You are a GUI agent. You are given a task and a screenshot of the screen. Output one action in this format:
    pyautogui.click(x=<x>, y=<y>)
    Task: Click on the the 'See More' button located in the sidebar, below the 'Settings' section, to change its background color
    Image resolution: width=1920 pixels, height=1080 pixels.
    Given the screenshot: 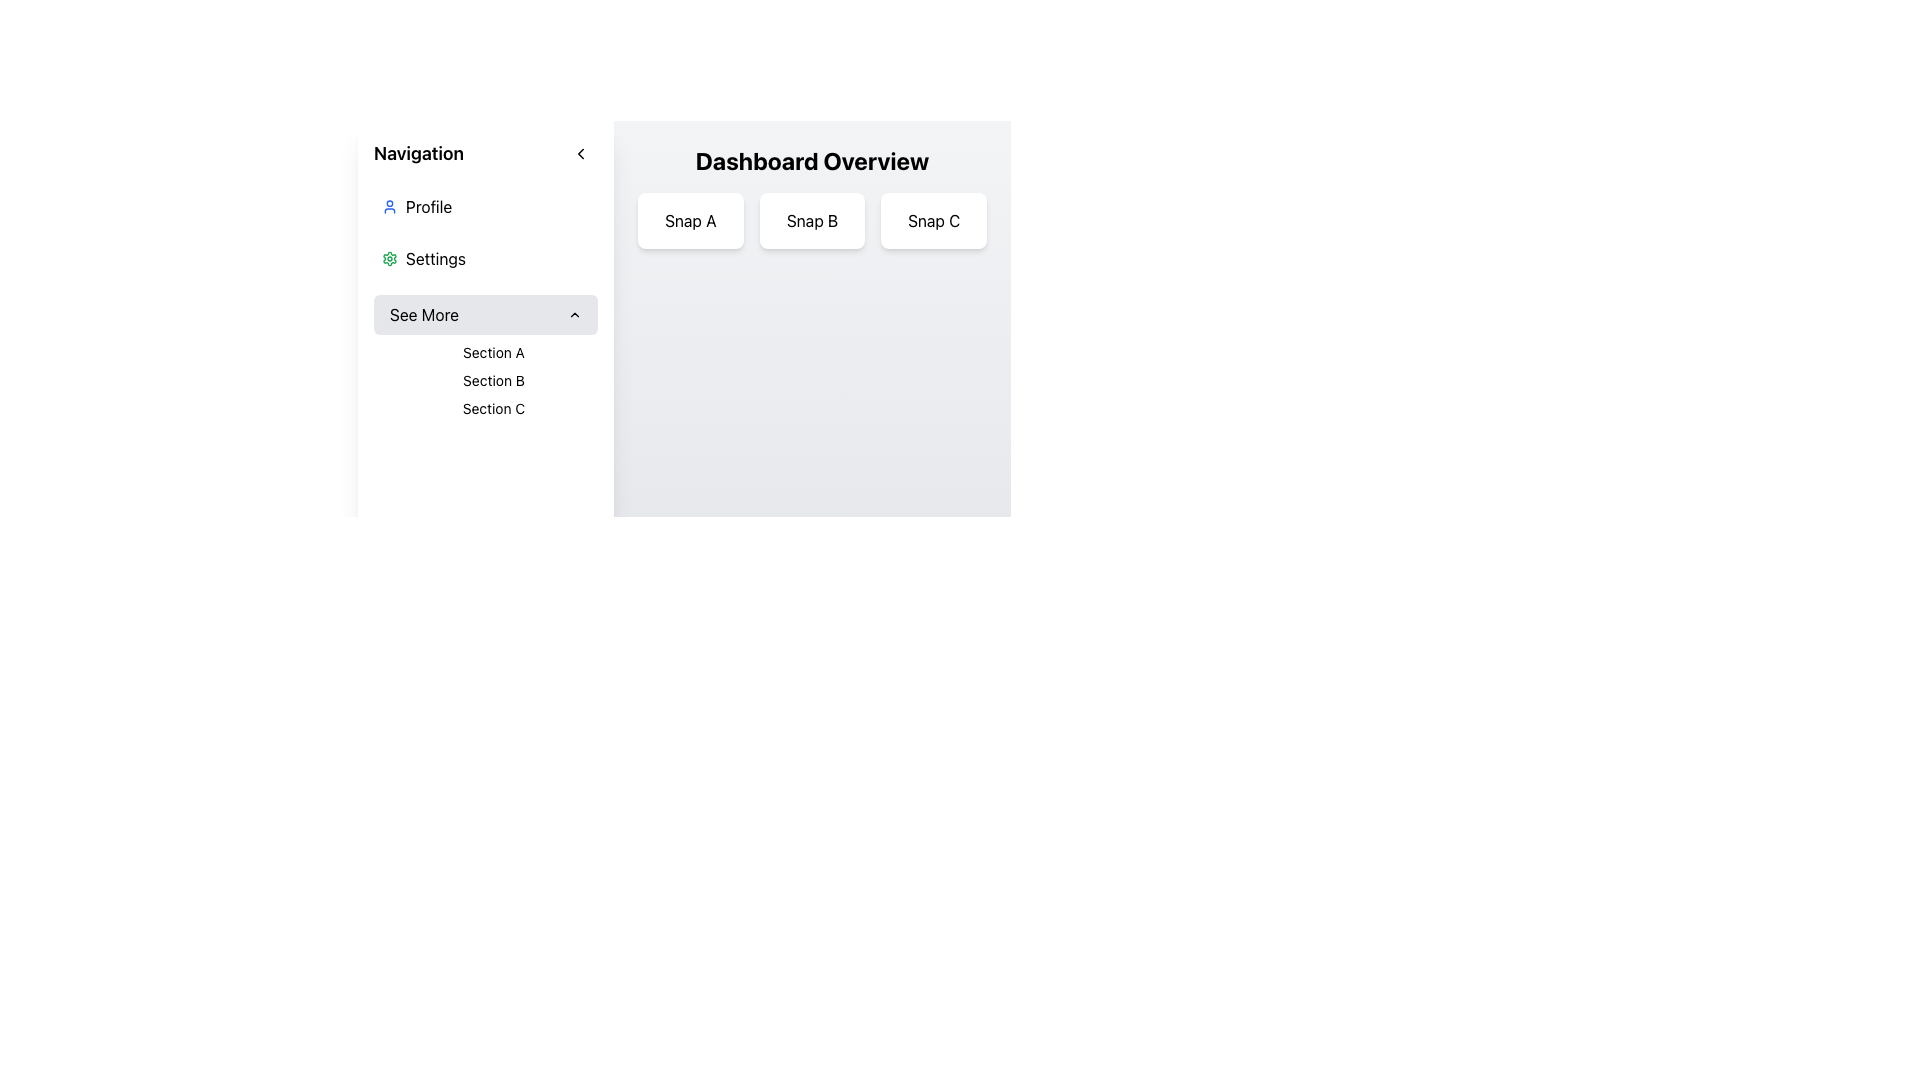 What is the action you would take?
    pyautogui.click(x=485, y=315)
    